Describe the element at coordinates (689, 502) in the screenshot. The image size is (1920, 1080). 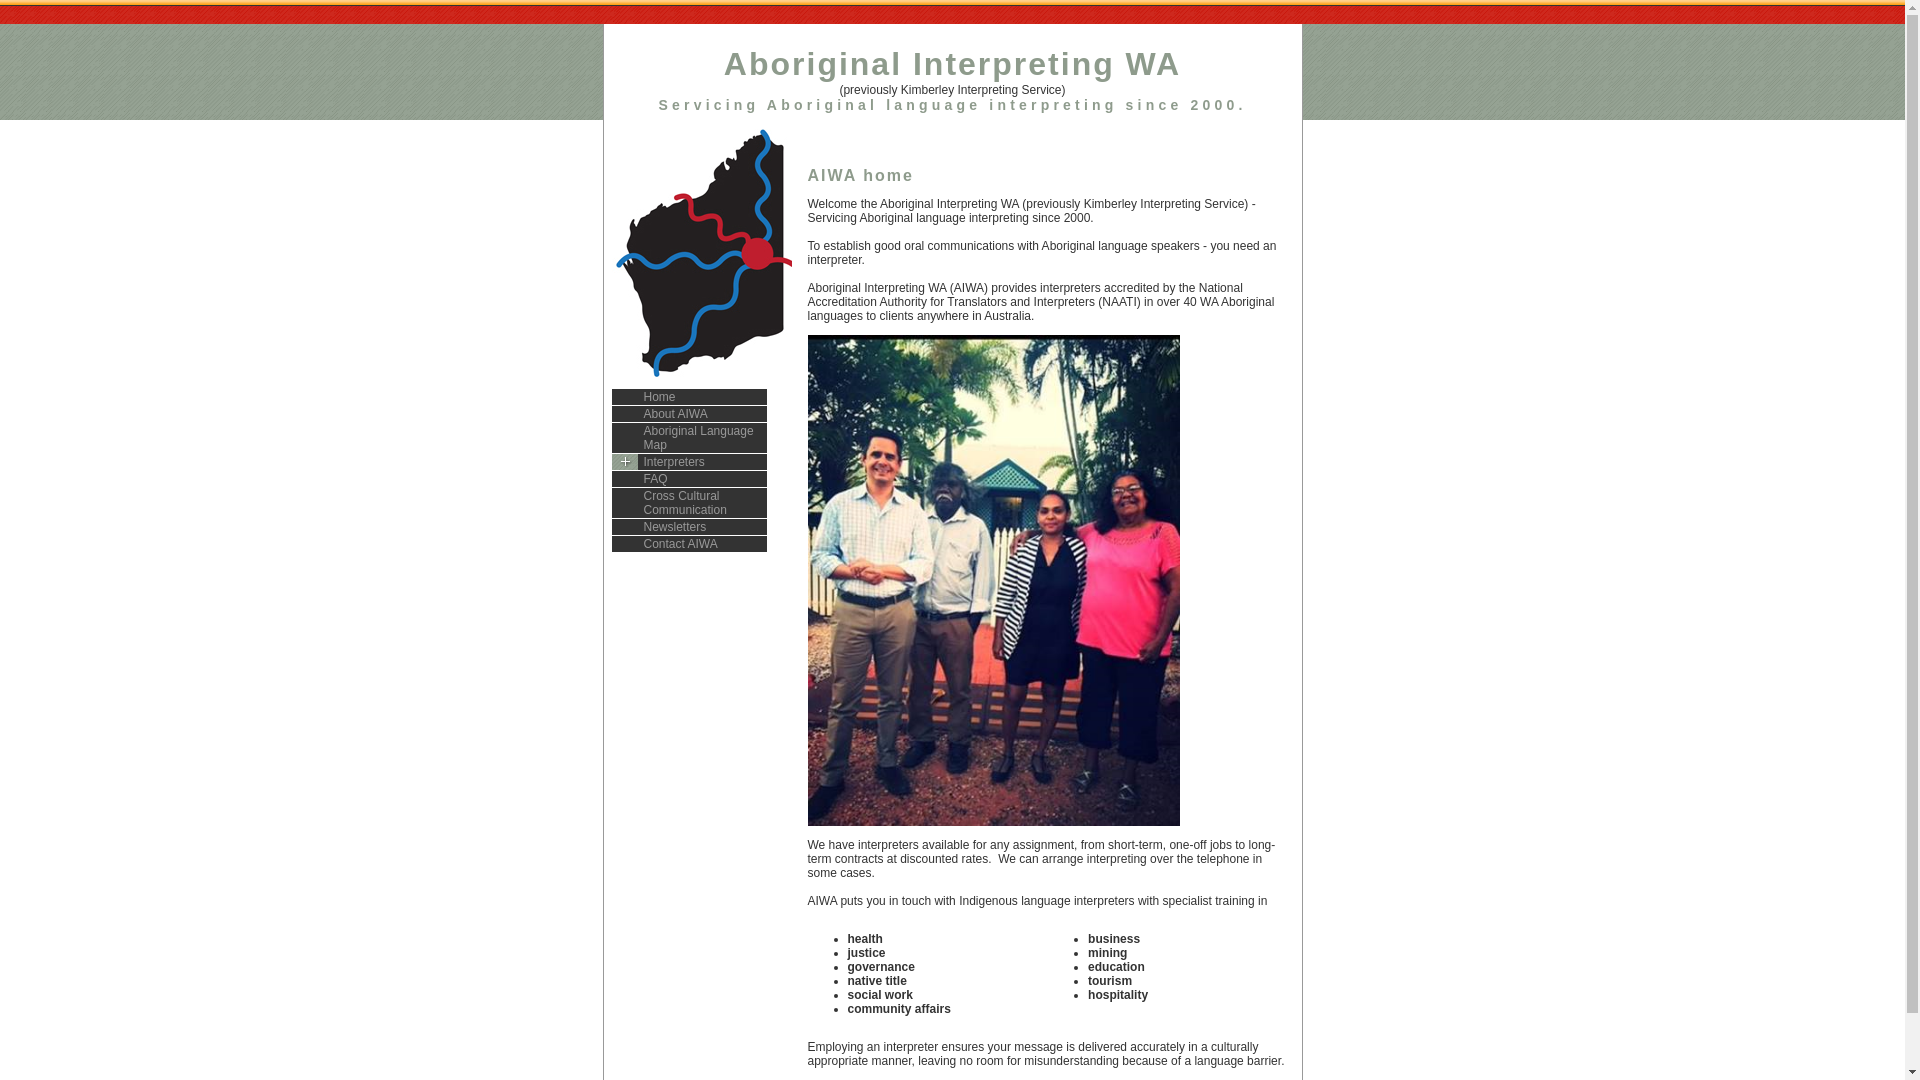
I see `'Cross Cultural Communication'` at that location.